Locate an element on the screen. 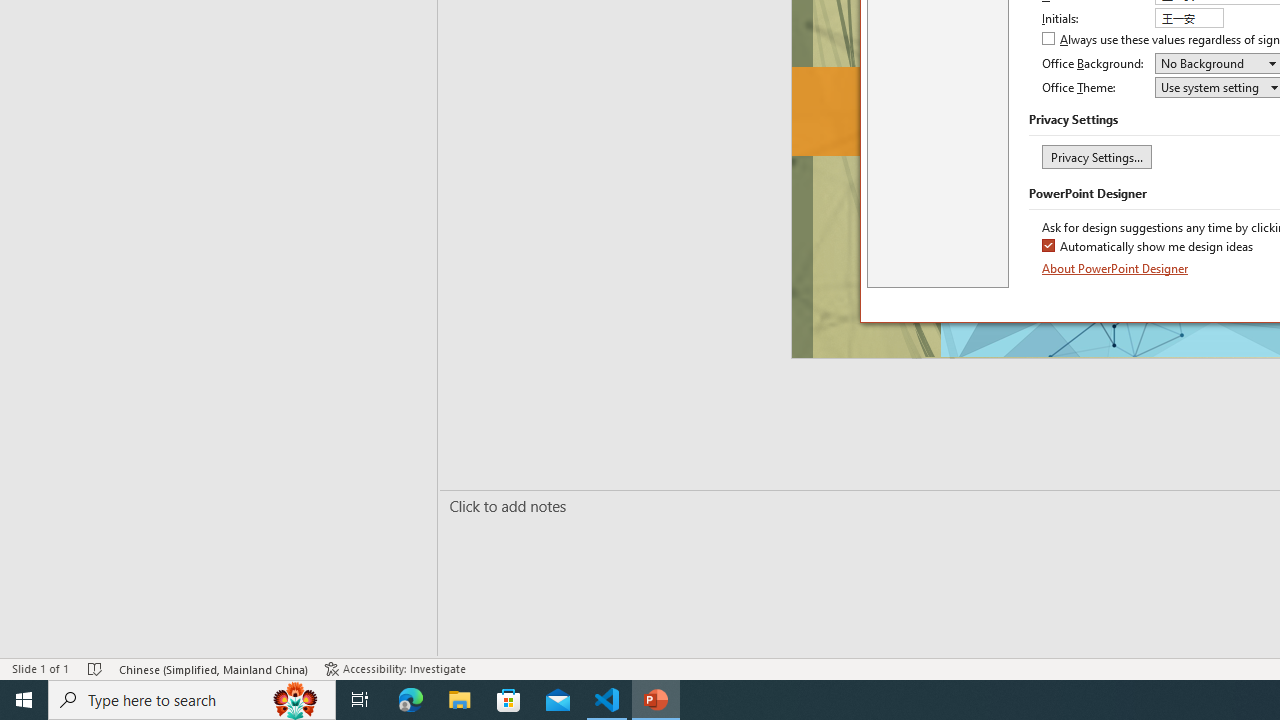 This screenshot has height=720, width=1280. 'About PowerPoint Designer' is located at coordinates (1115, 267).